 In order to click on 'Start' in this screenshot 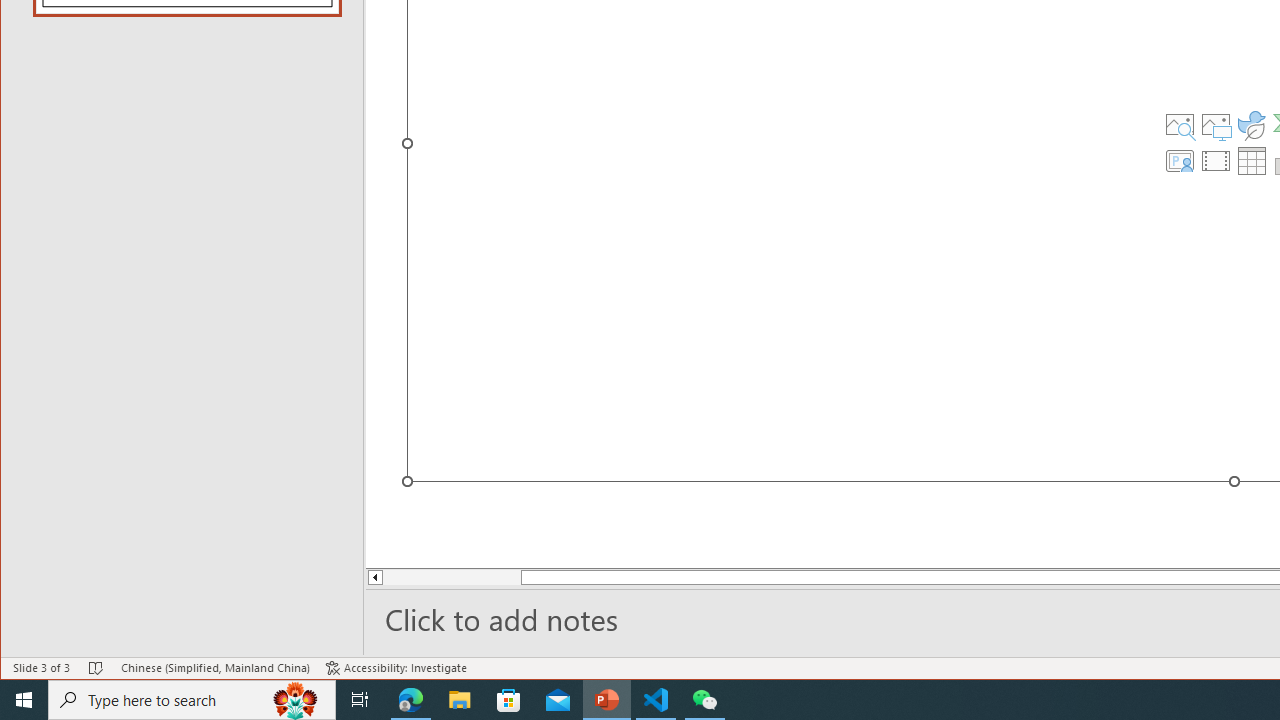, I will do `click(24, 698)`.